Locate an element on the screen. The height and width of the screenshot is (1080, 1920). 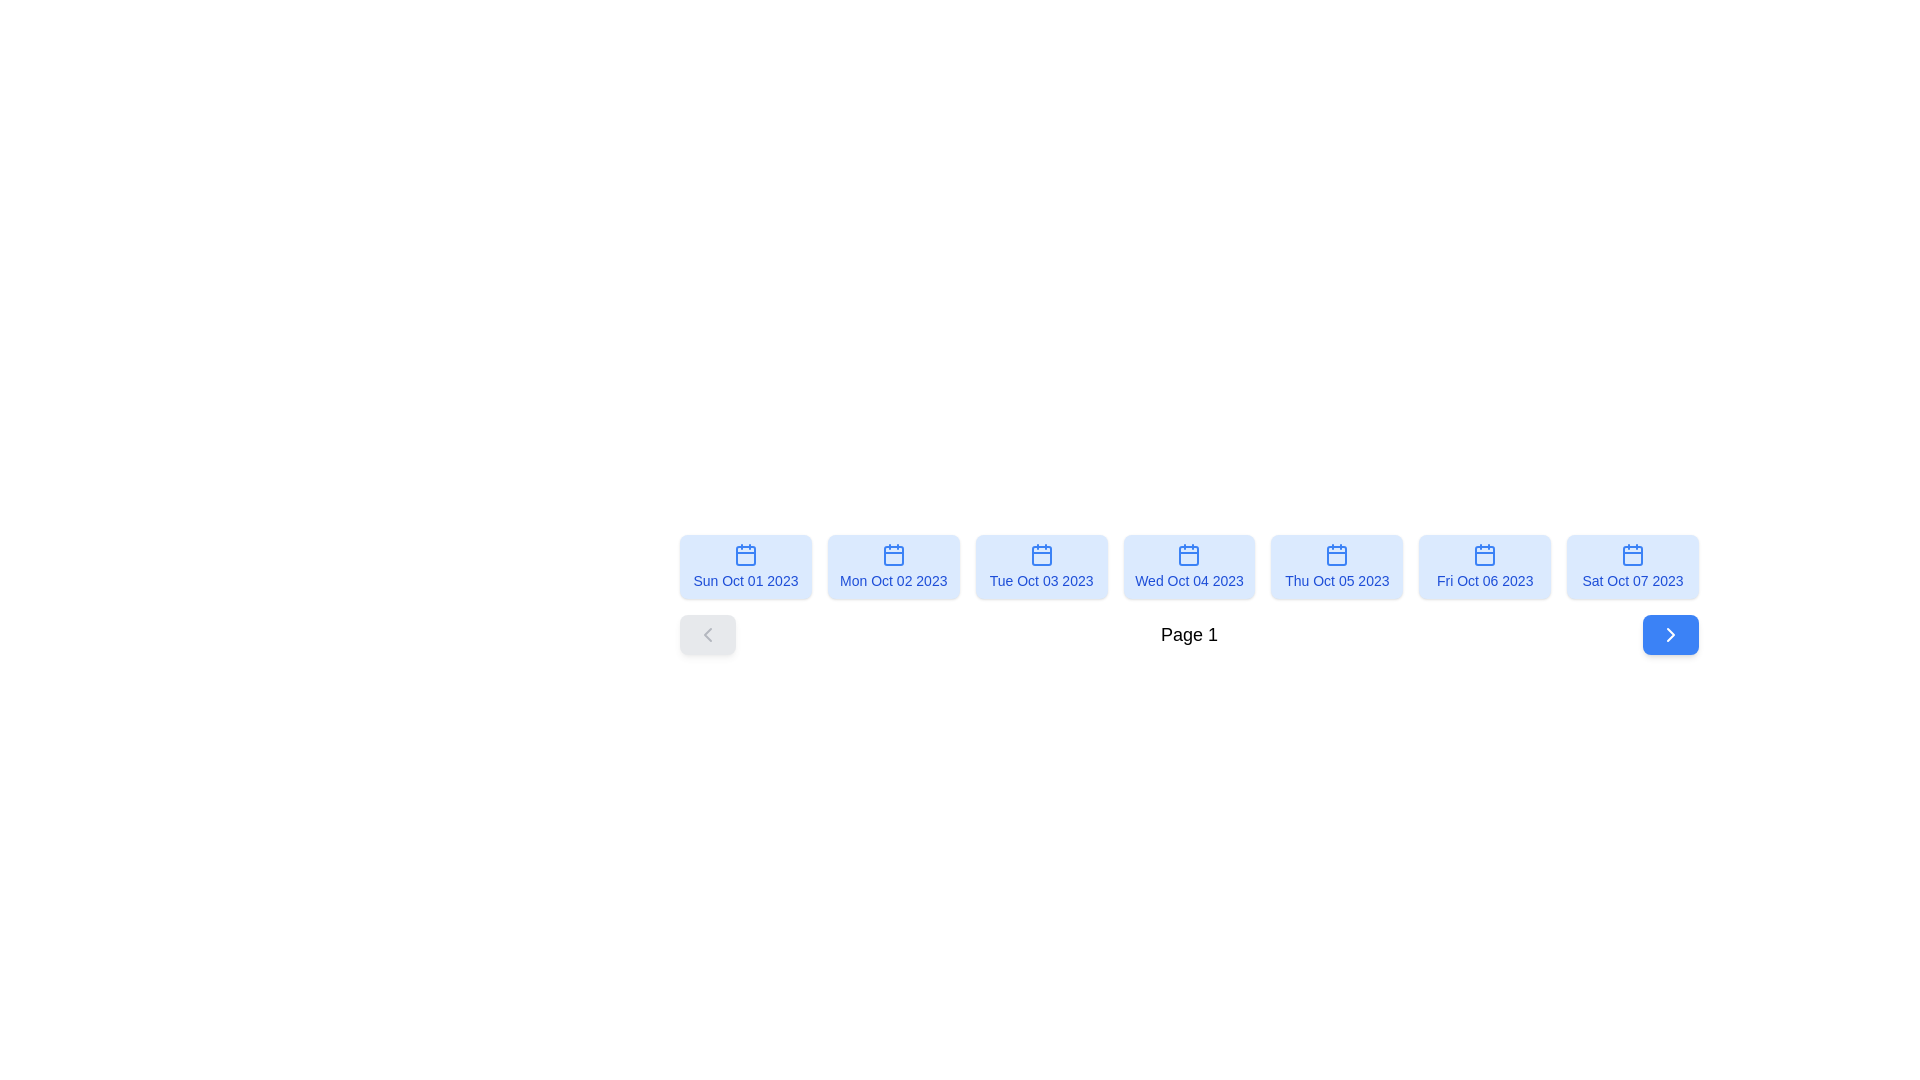
the leftward-pointing chevron navigation arrow icon is located at coordinates (708, 635).